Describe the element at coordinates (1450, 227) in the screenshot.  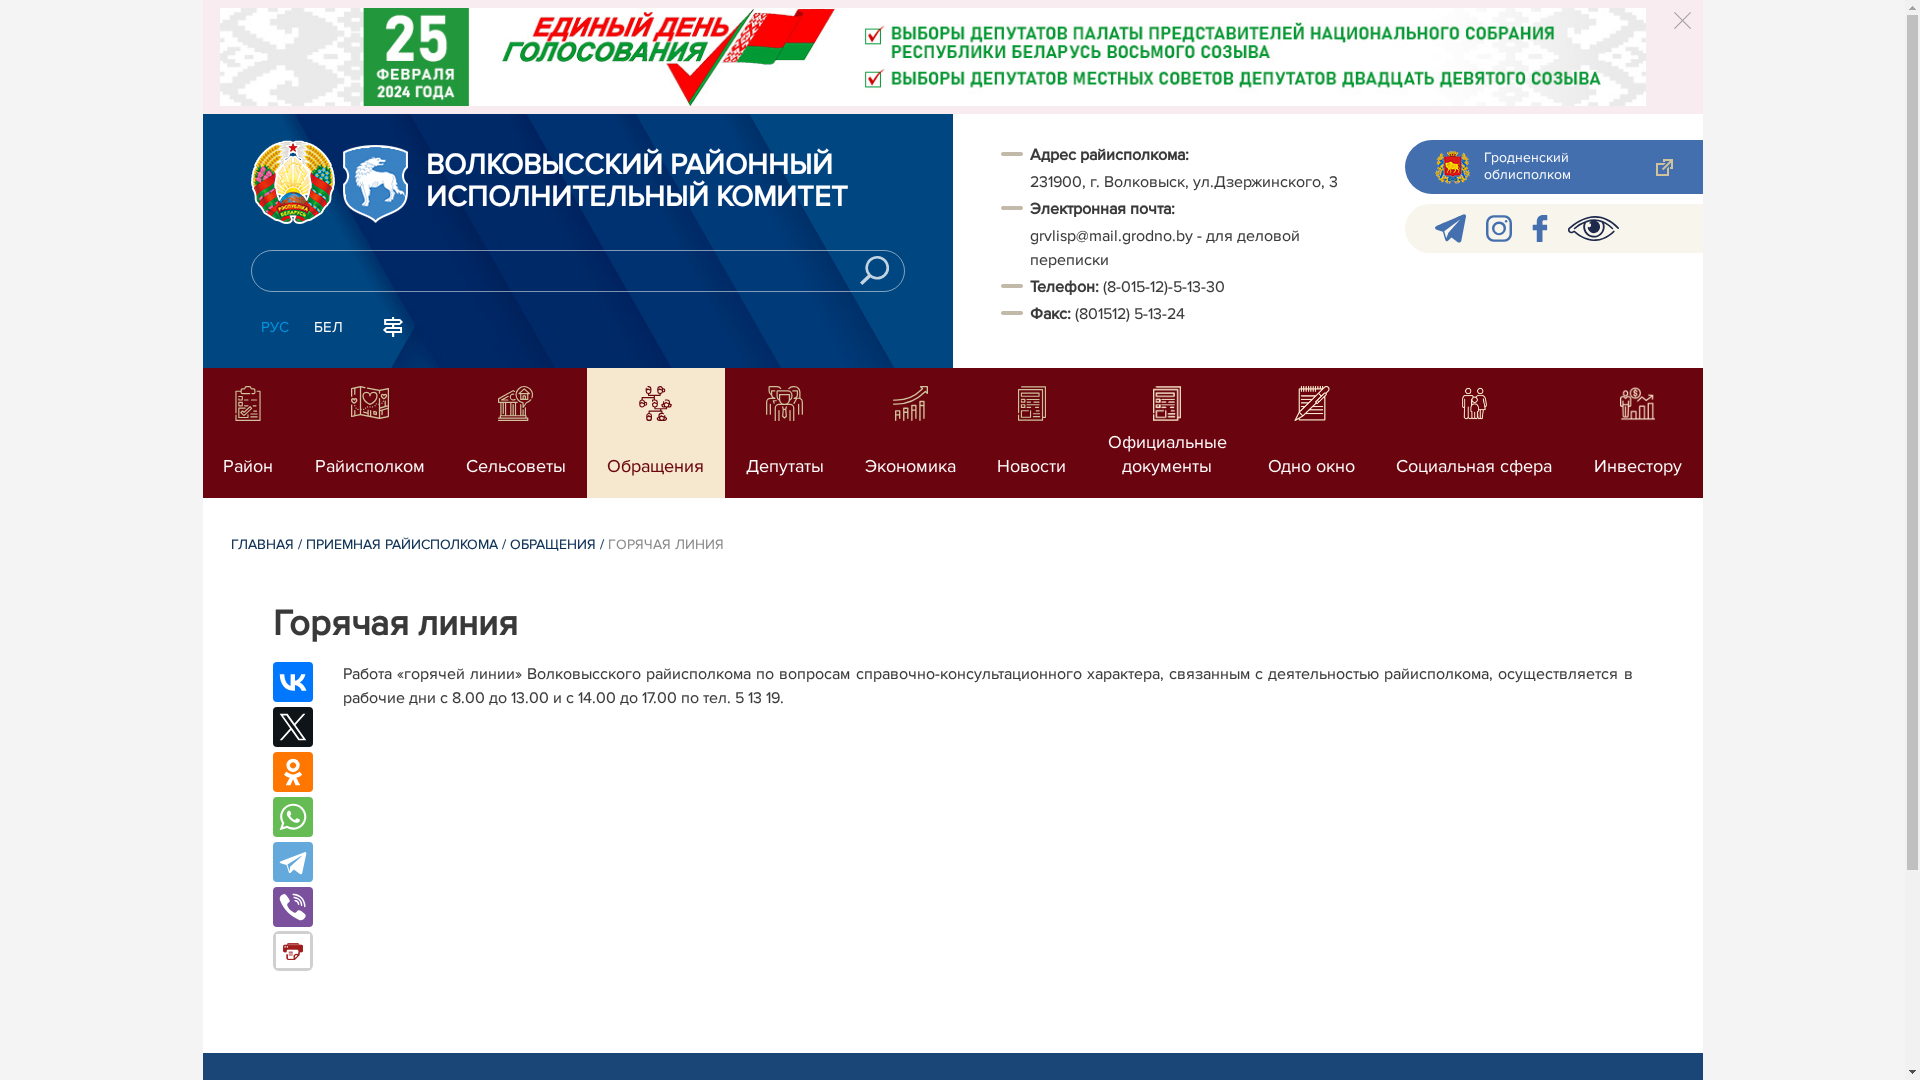
I see `'telegram'` at that location.